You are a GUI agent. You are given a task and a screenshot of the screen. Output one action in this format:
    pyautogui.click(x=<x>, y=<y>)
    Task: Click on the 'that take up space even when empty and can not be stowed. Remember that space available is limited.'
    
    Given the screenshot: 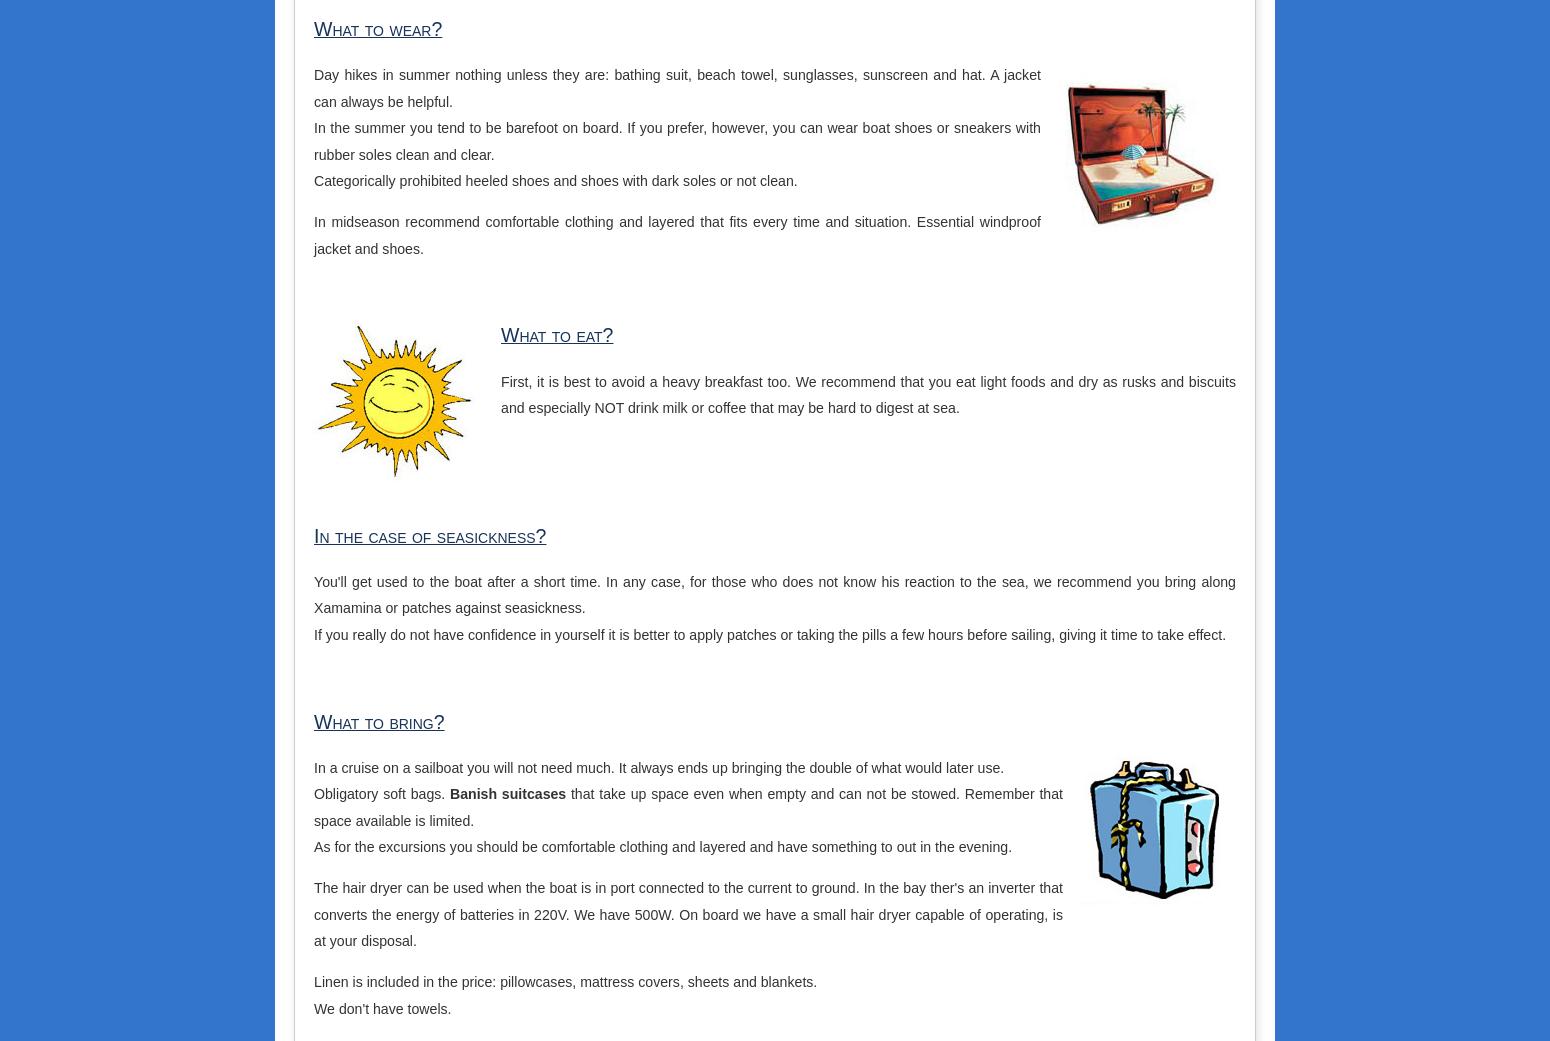 What is the action you would take?
    pyautogui.click(x=687, y=806)
    